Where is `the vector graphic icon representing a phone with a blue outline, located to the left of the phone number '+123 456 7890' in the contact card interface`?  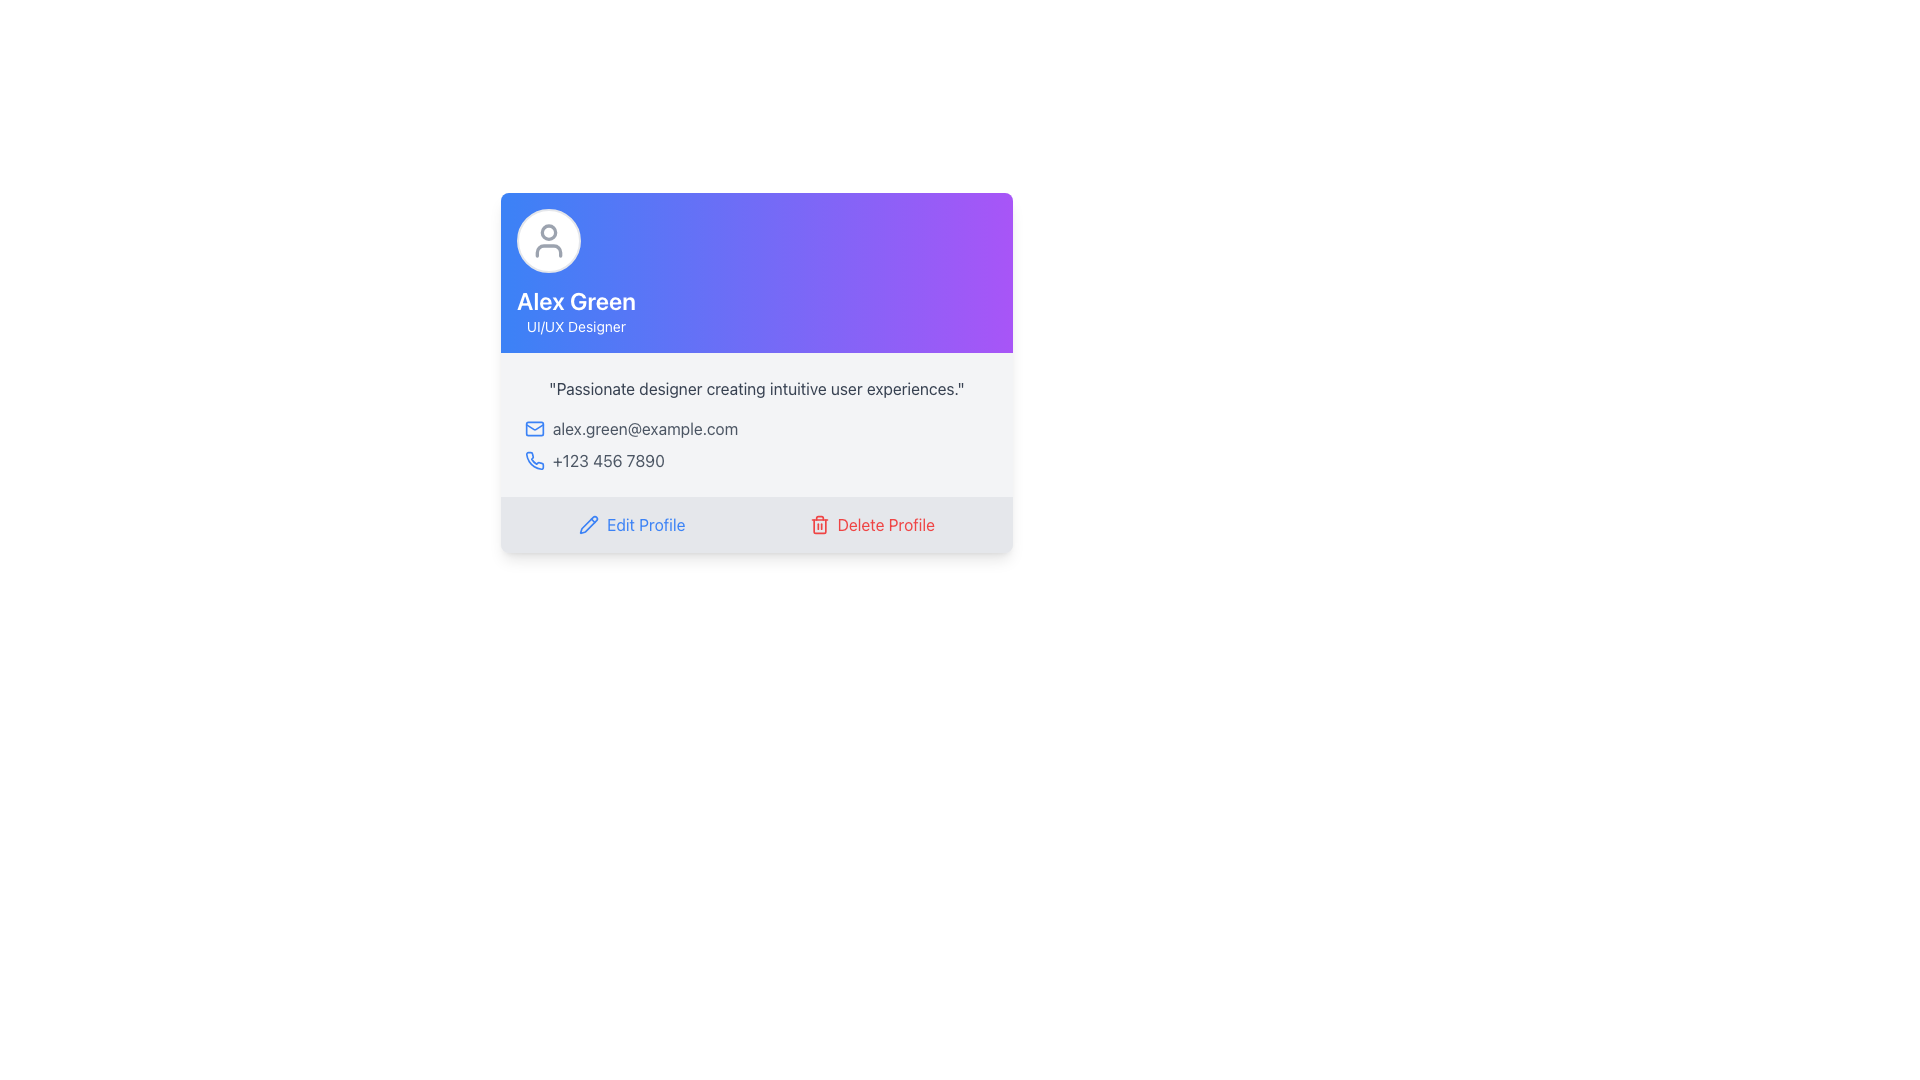
the vector graphic icon representing a phone with a blue outline, located to the left of the phone number '+123 456 7890' in the contact card interface is located at coordinates (535, 460).